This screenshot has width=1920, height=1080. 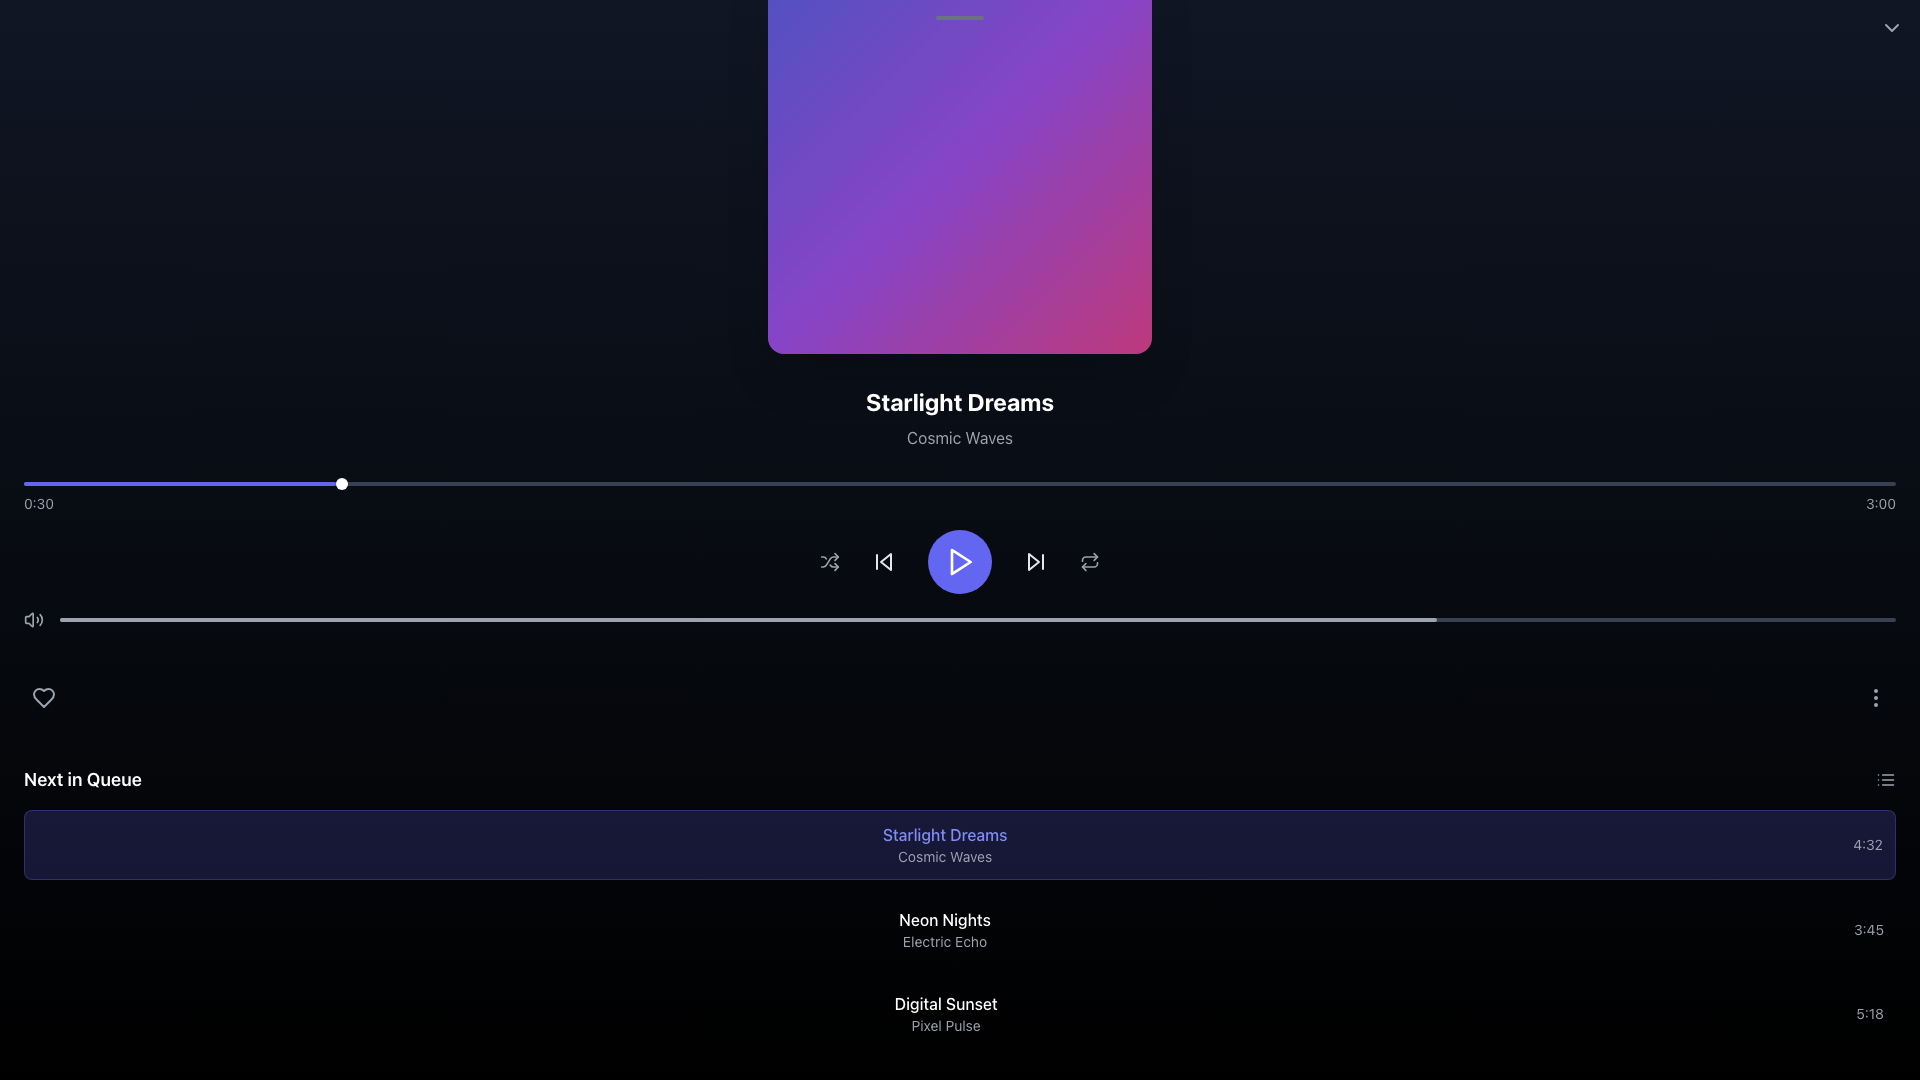 I want to click on the 'Skip Forward' button located to the right of the circular play button and to the left of the repeat control icon in the horizontal control bar at the bottom of the interface to skip forward in the media playlist, so click(x=1036, y=562).